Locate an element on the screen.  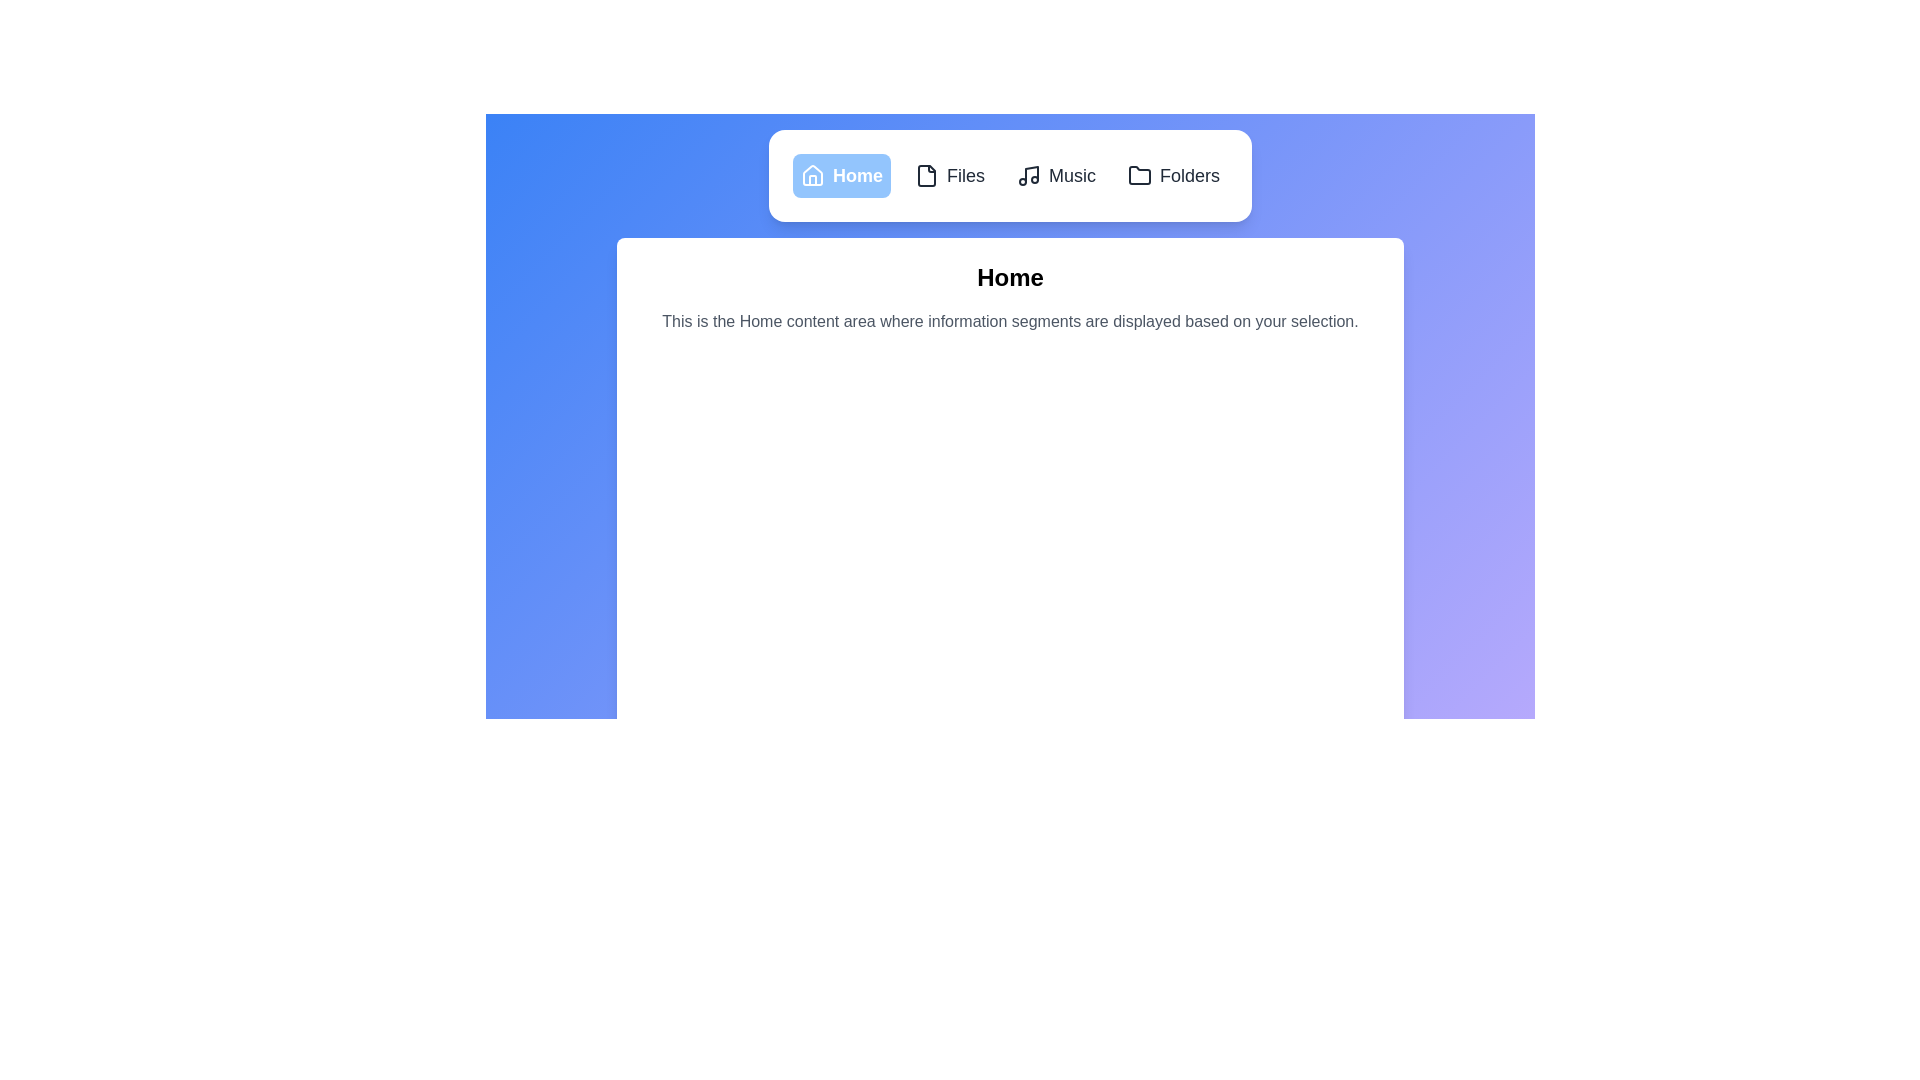
the Files tab to observe visual feedback is located at coordinates (949, 175).